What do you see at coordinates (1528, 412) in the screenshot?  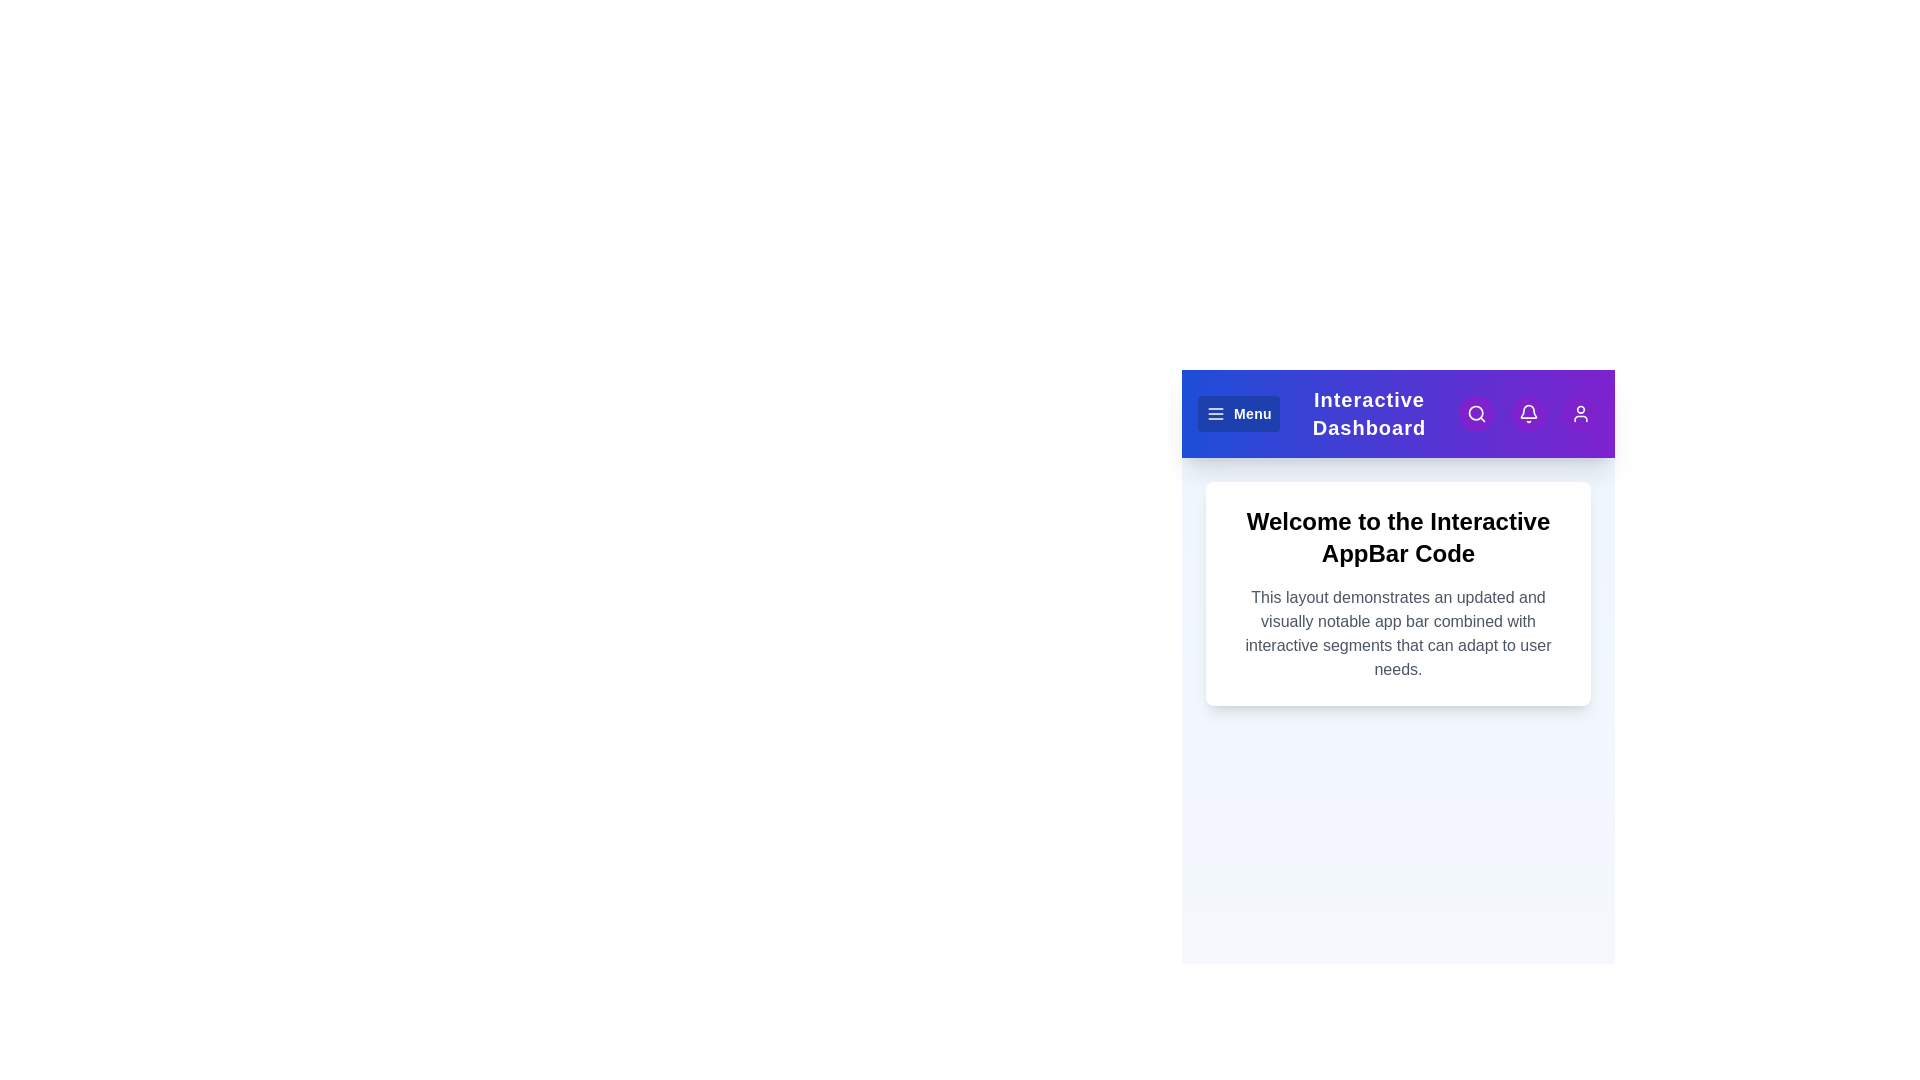 I see `the 'Bell' icon to view notifications` at bounding box center [1528, 412].